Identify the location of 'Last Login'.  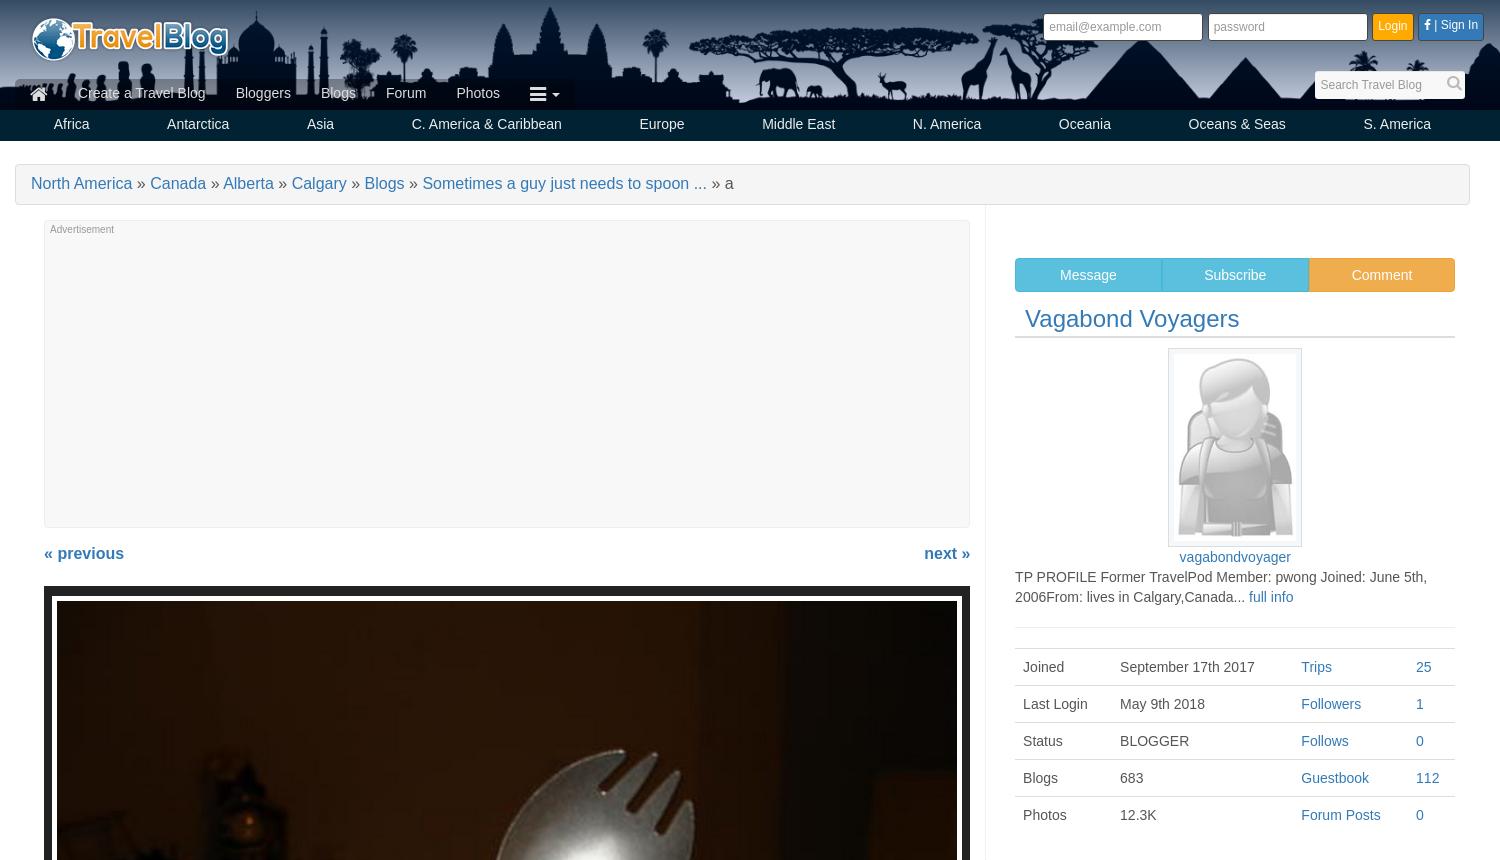
(1054, 702).